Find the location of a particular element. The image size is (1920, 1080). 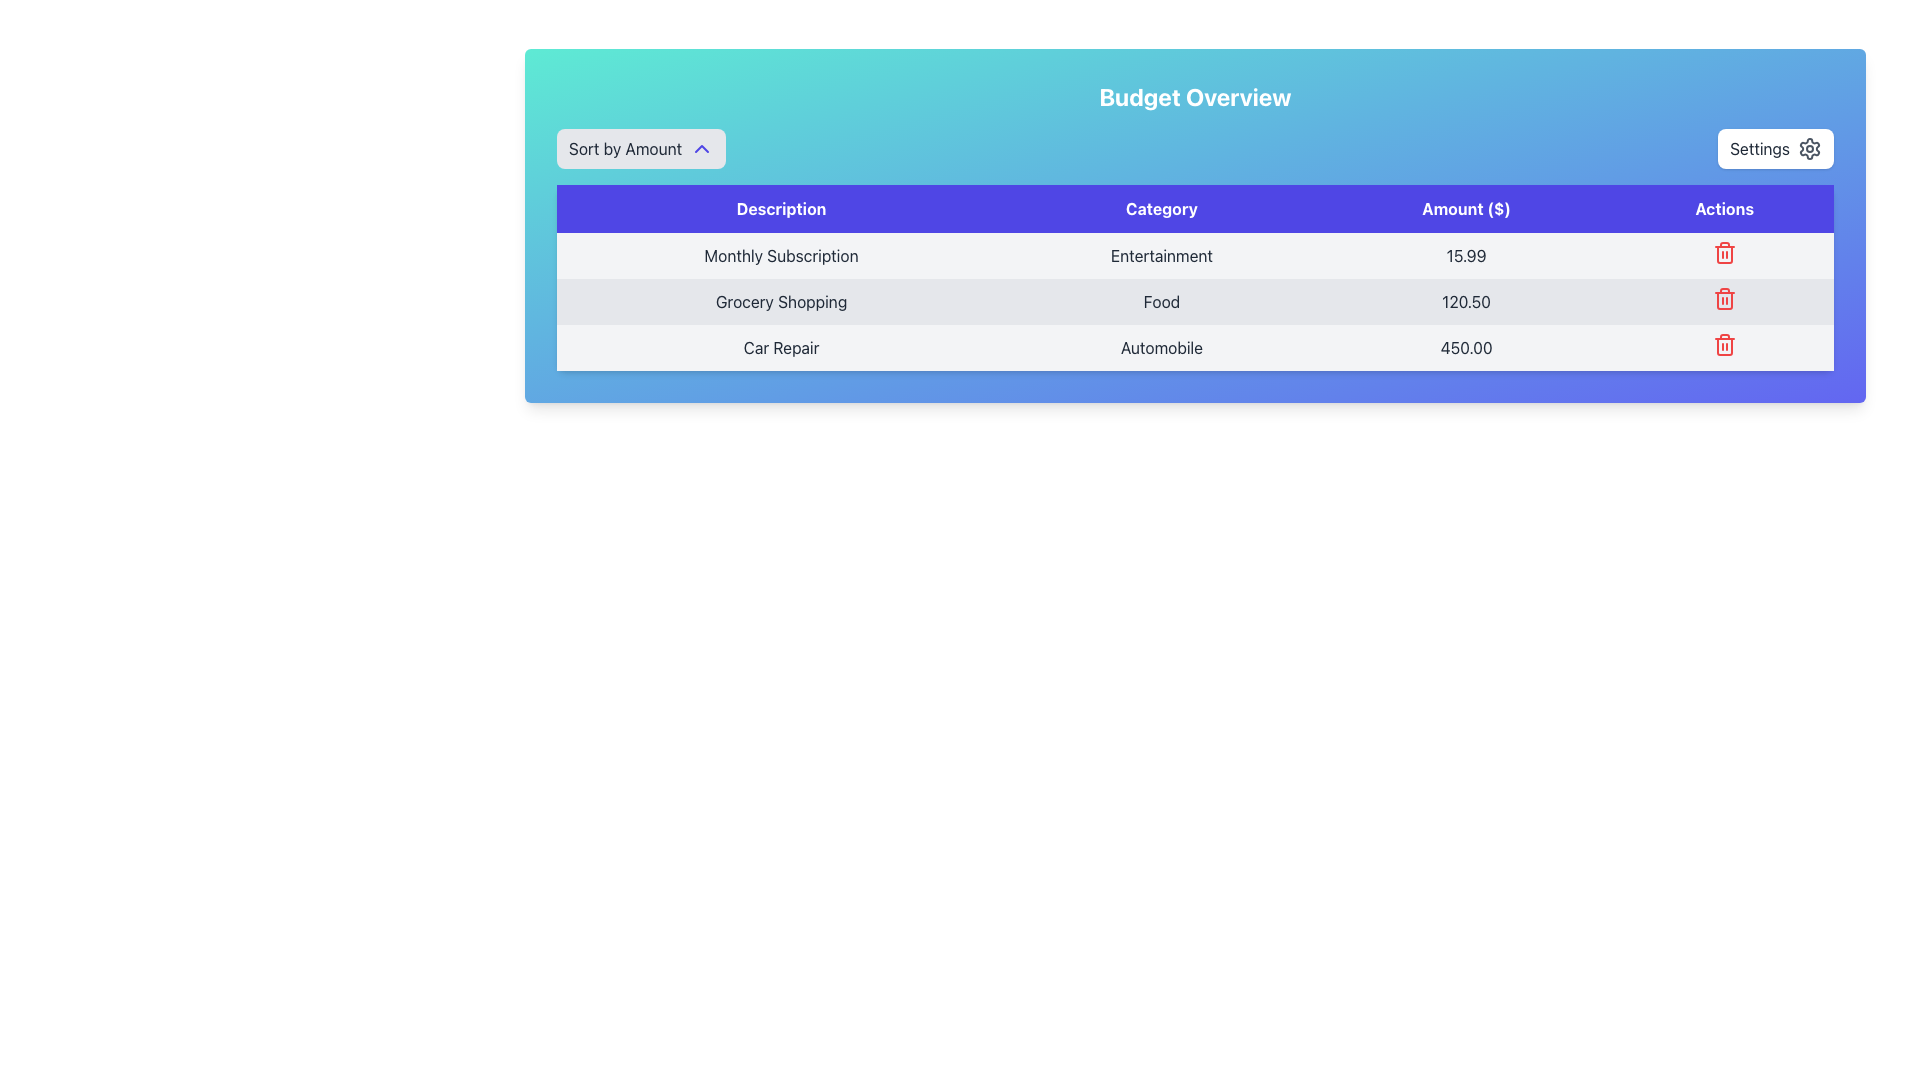

the red trash bin icon in the 'Actions' column corresponding to the 'Monthly Subscription' entry is located at coordinates (1723, 252).